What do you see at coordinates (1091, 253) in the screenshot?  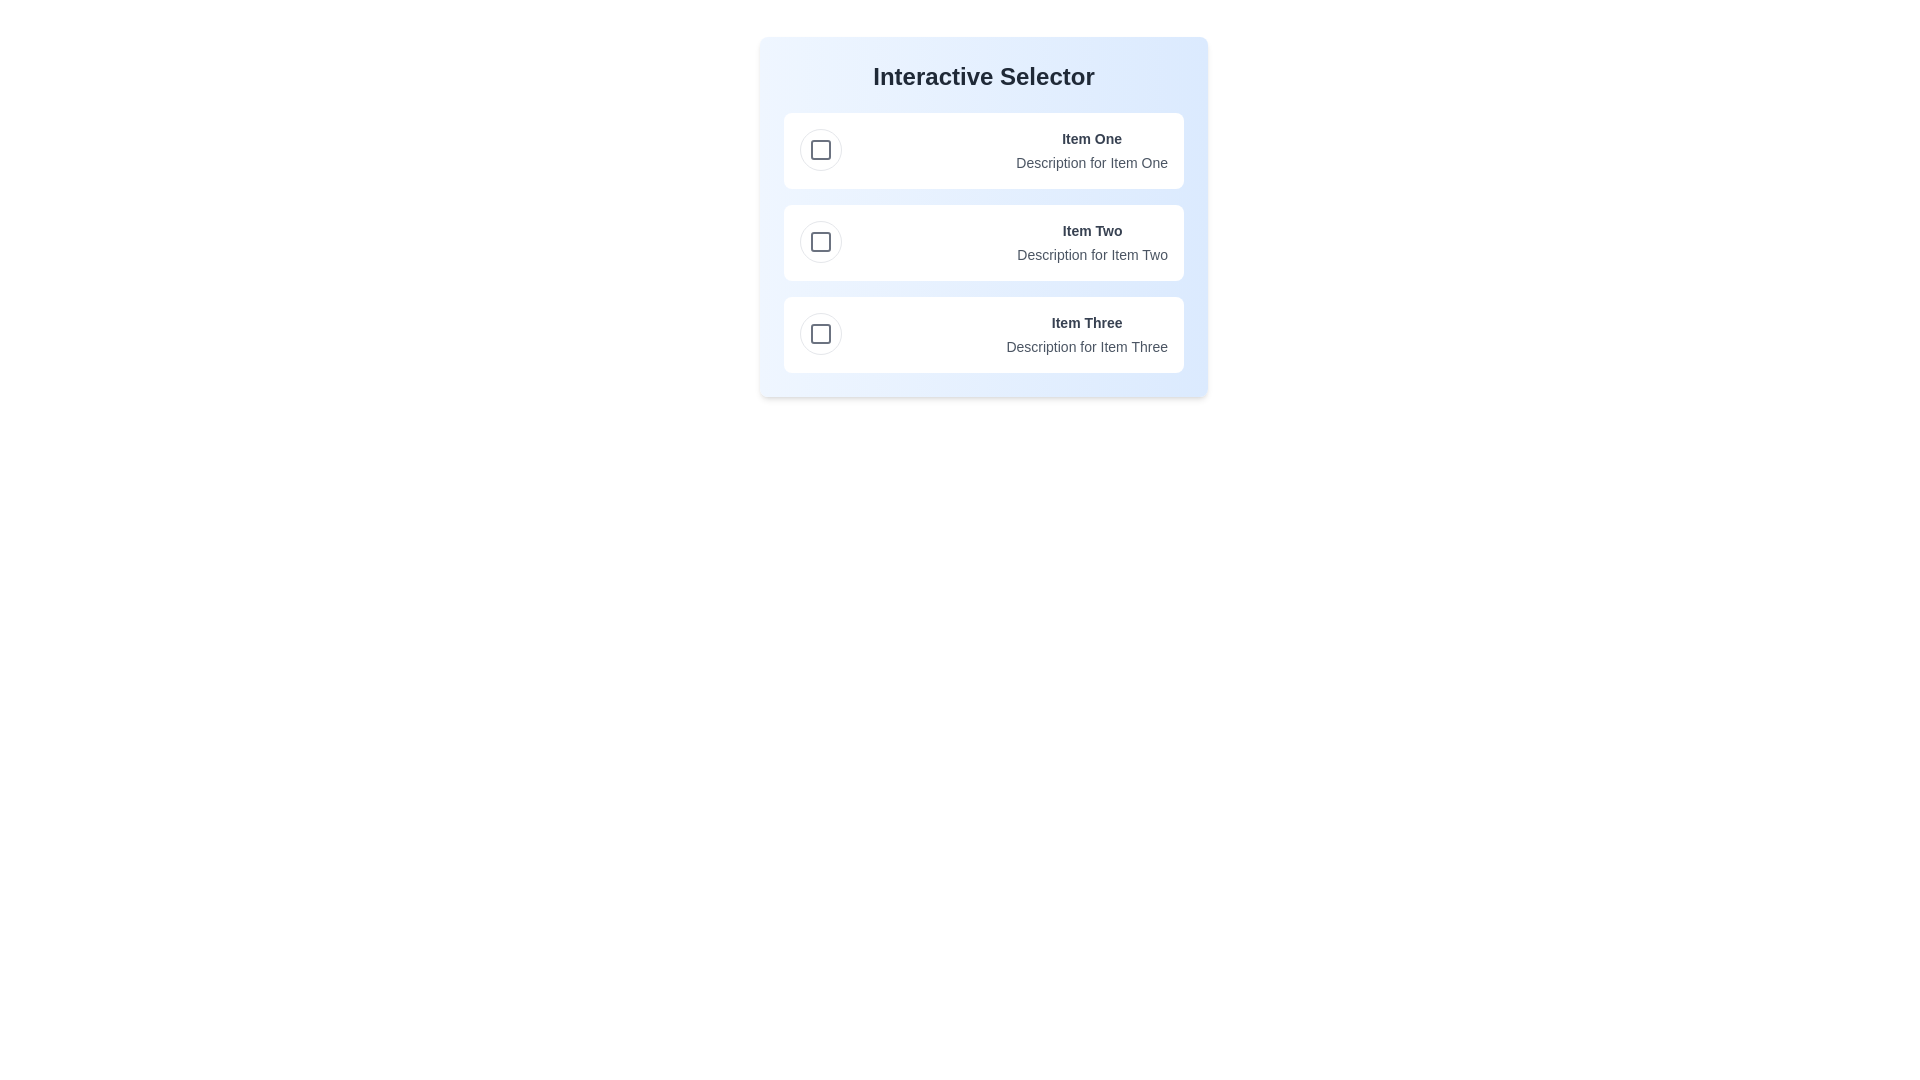 I see `the descriptive text label located beneath 'Item Two' in the second row of the list` at bounding box center [1091, 253].